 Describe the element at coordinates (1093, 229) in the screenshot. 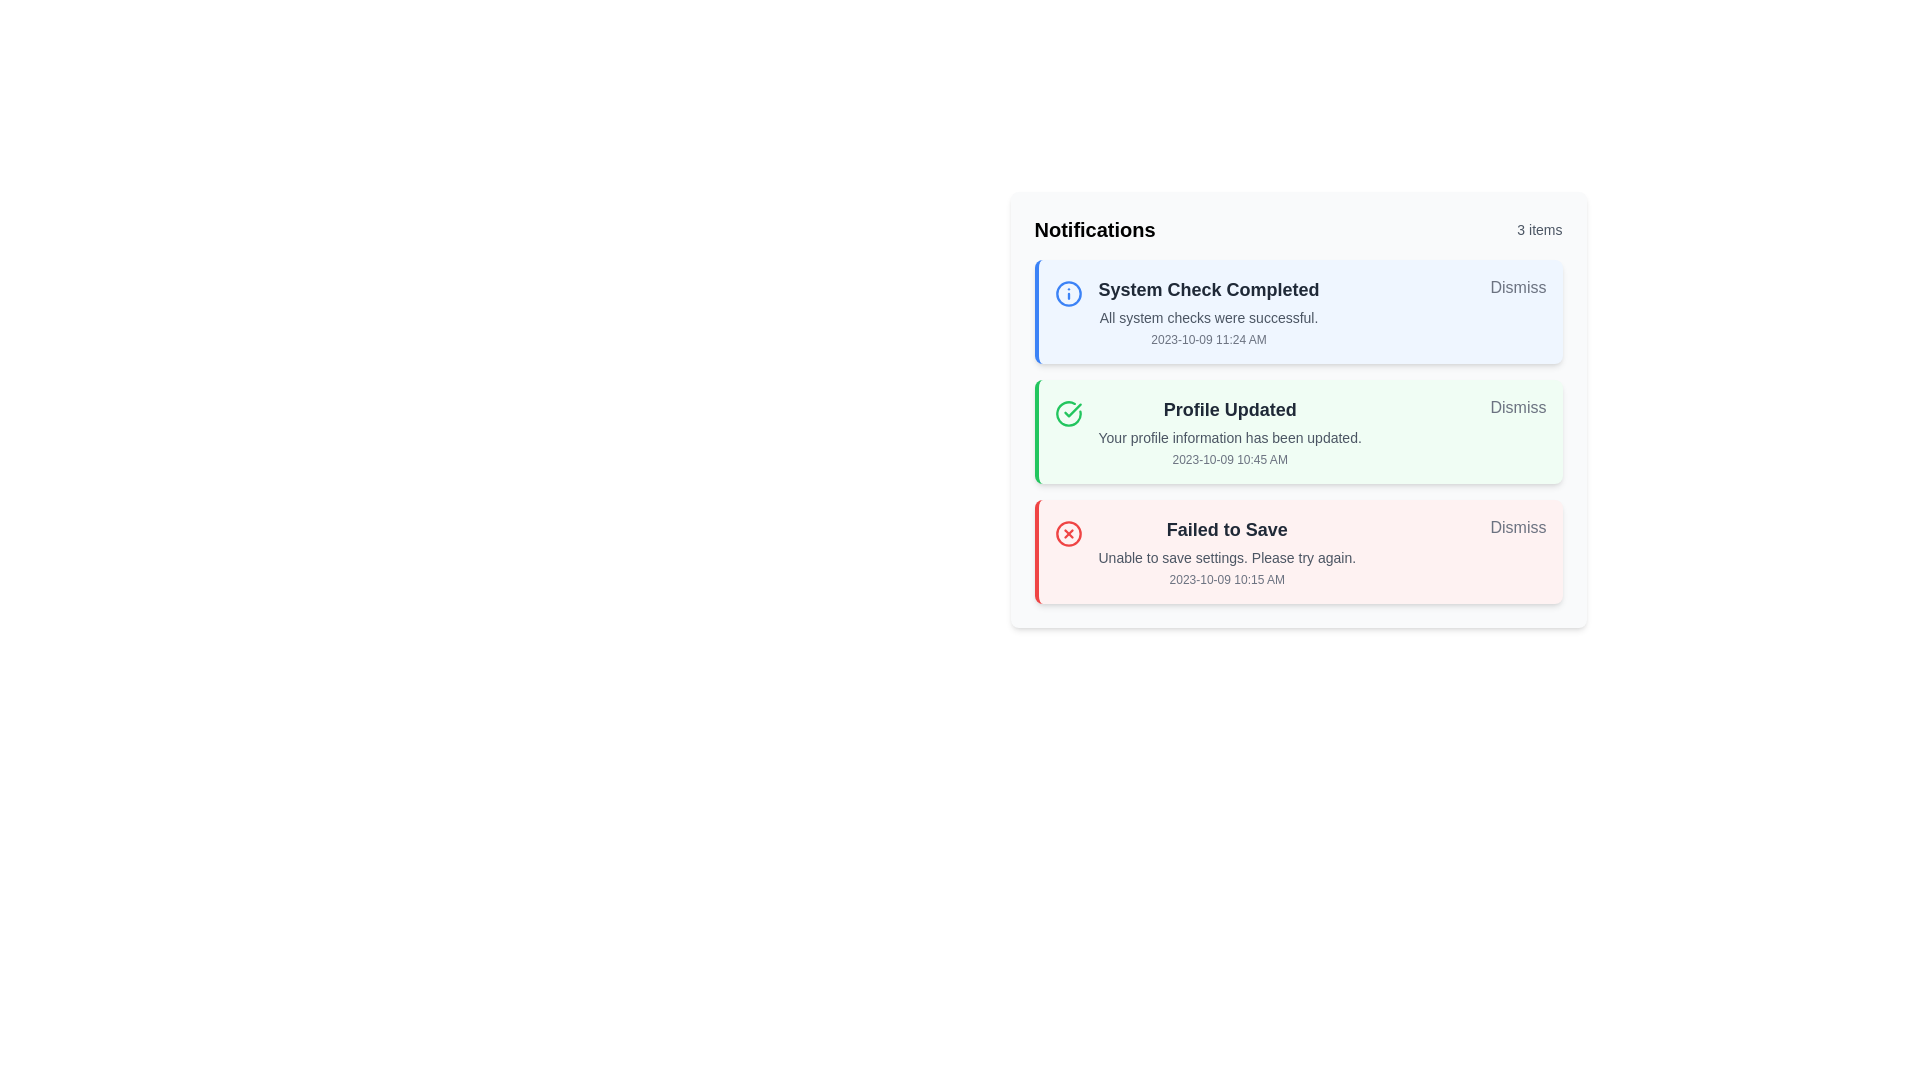

I see `the notifications section header label that provides context about the content displayed below` at that location.